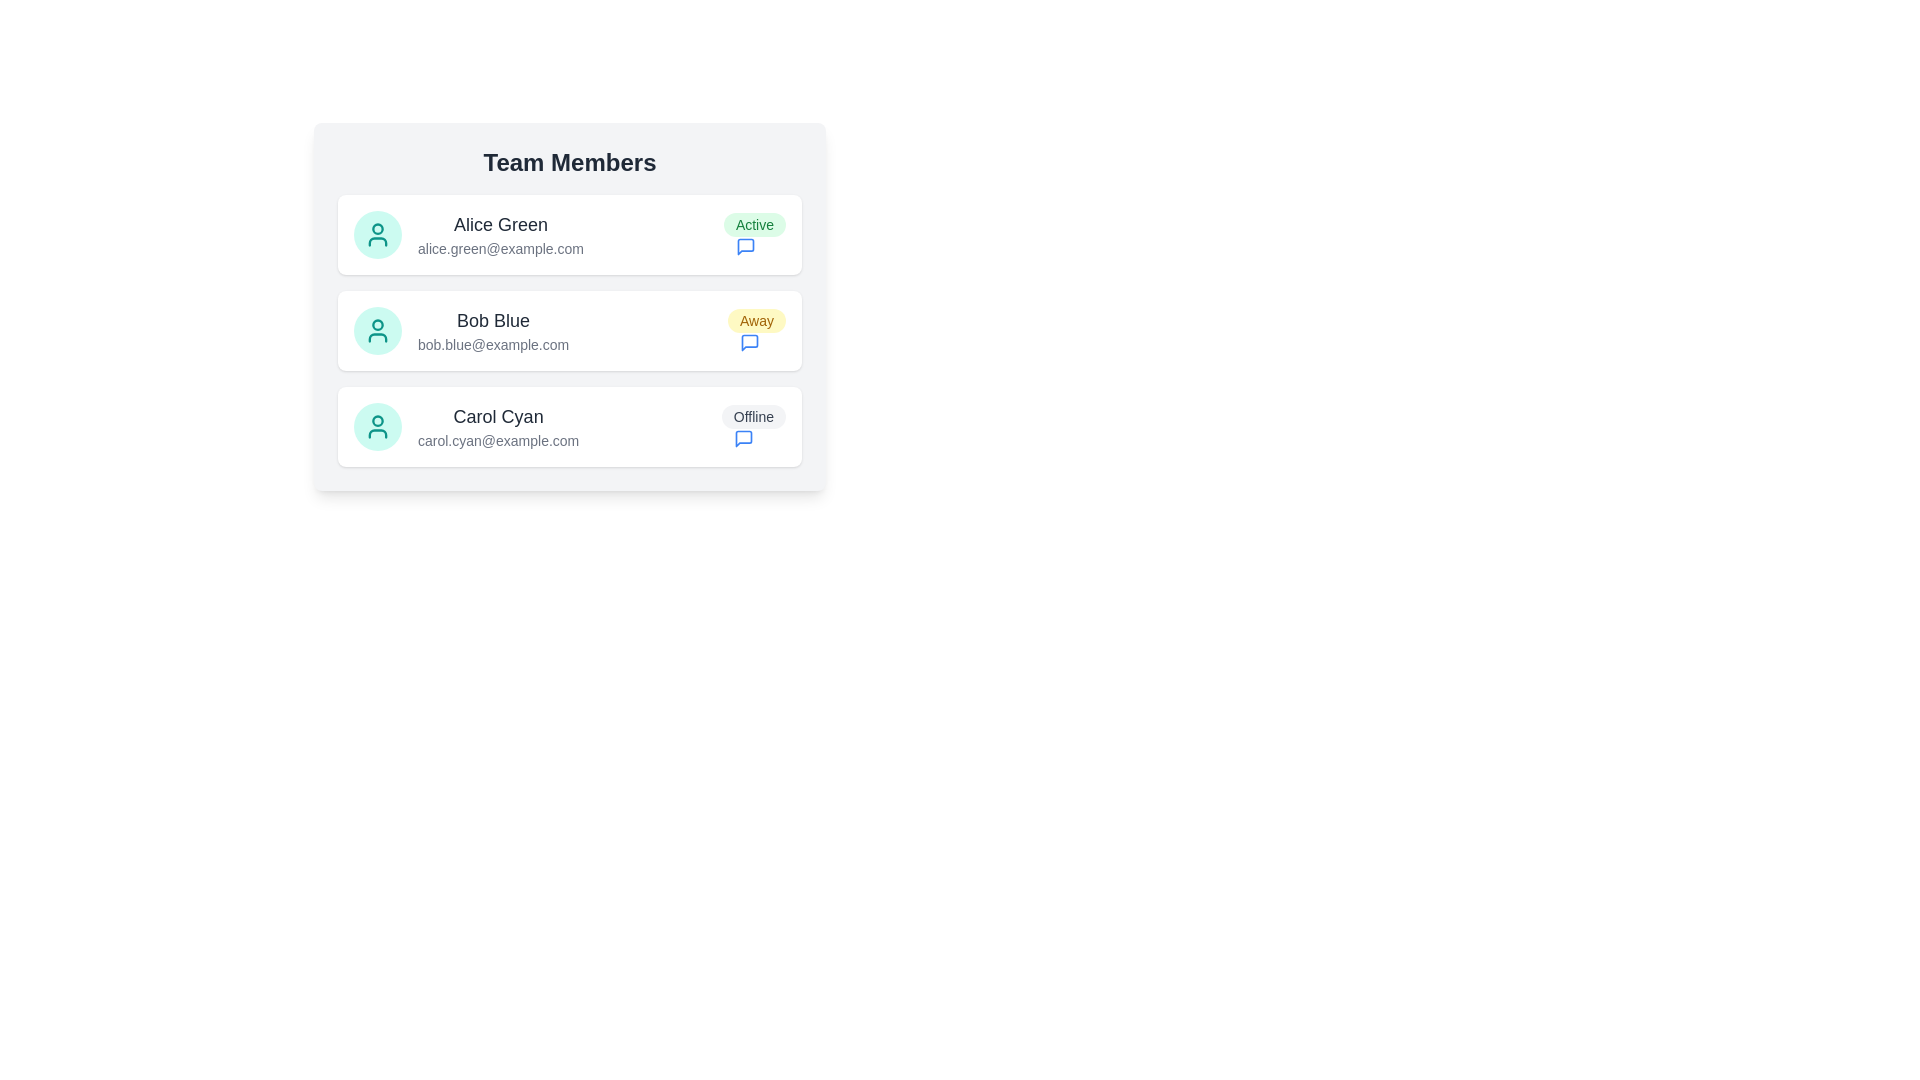 This screenshot has height=1080, width=1920. Describe the element at coordinates (378, 426) in the screenshot. I see `the user silhouette icon in the third card of the 'Team Members' list, which is rendered in teal and represents a profile pictogram adjacent to 'Carol Cyan'` at that location.